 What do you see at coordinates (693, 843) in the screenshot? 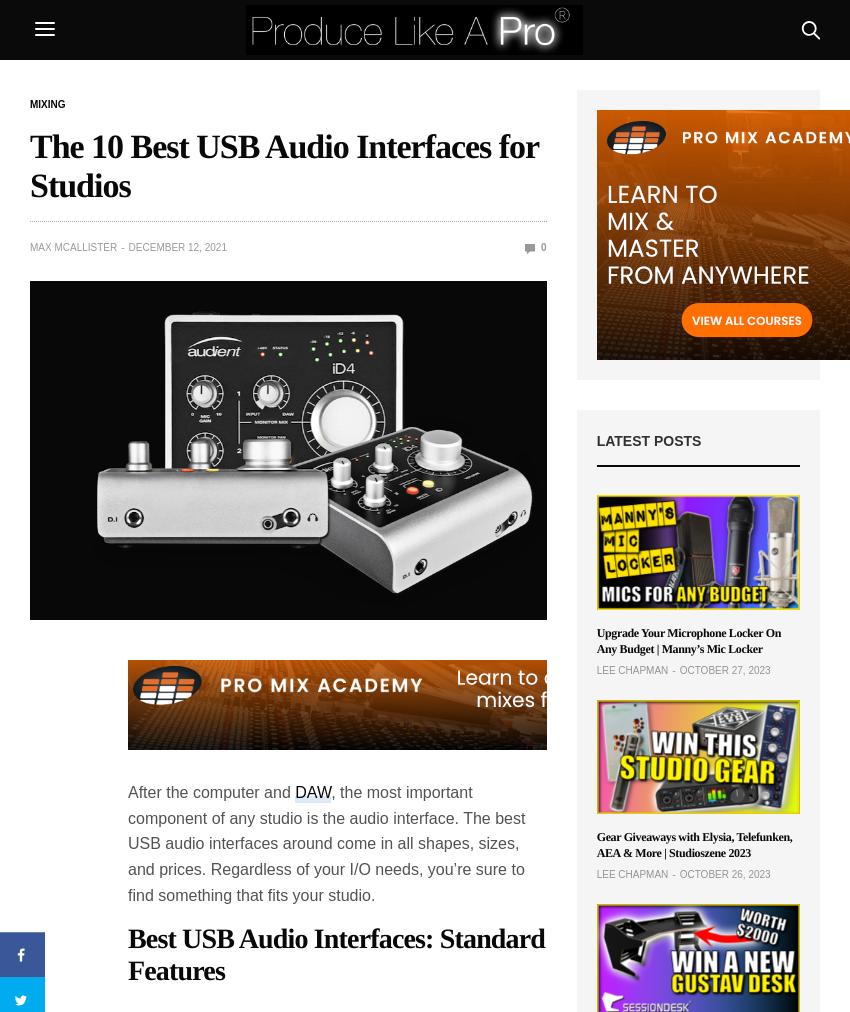
I see `'Gear Giveaways with Elysia, Telefunken, AEA & More | Studioszene 2023'` at bounding box center [693, 843].